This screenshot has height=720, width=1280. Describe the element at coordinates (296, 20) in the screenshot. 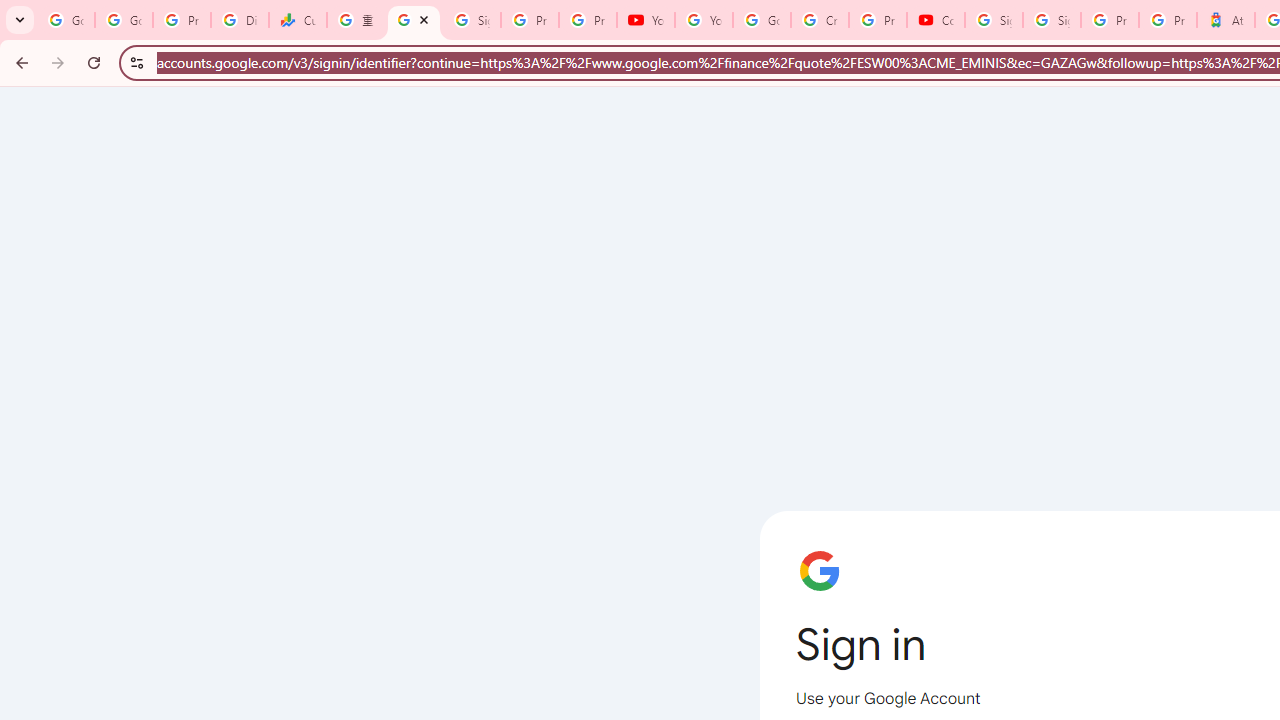

I see `'Currencies - Google Finance'` at that location.